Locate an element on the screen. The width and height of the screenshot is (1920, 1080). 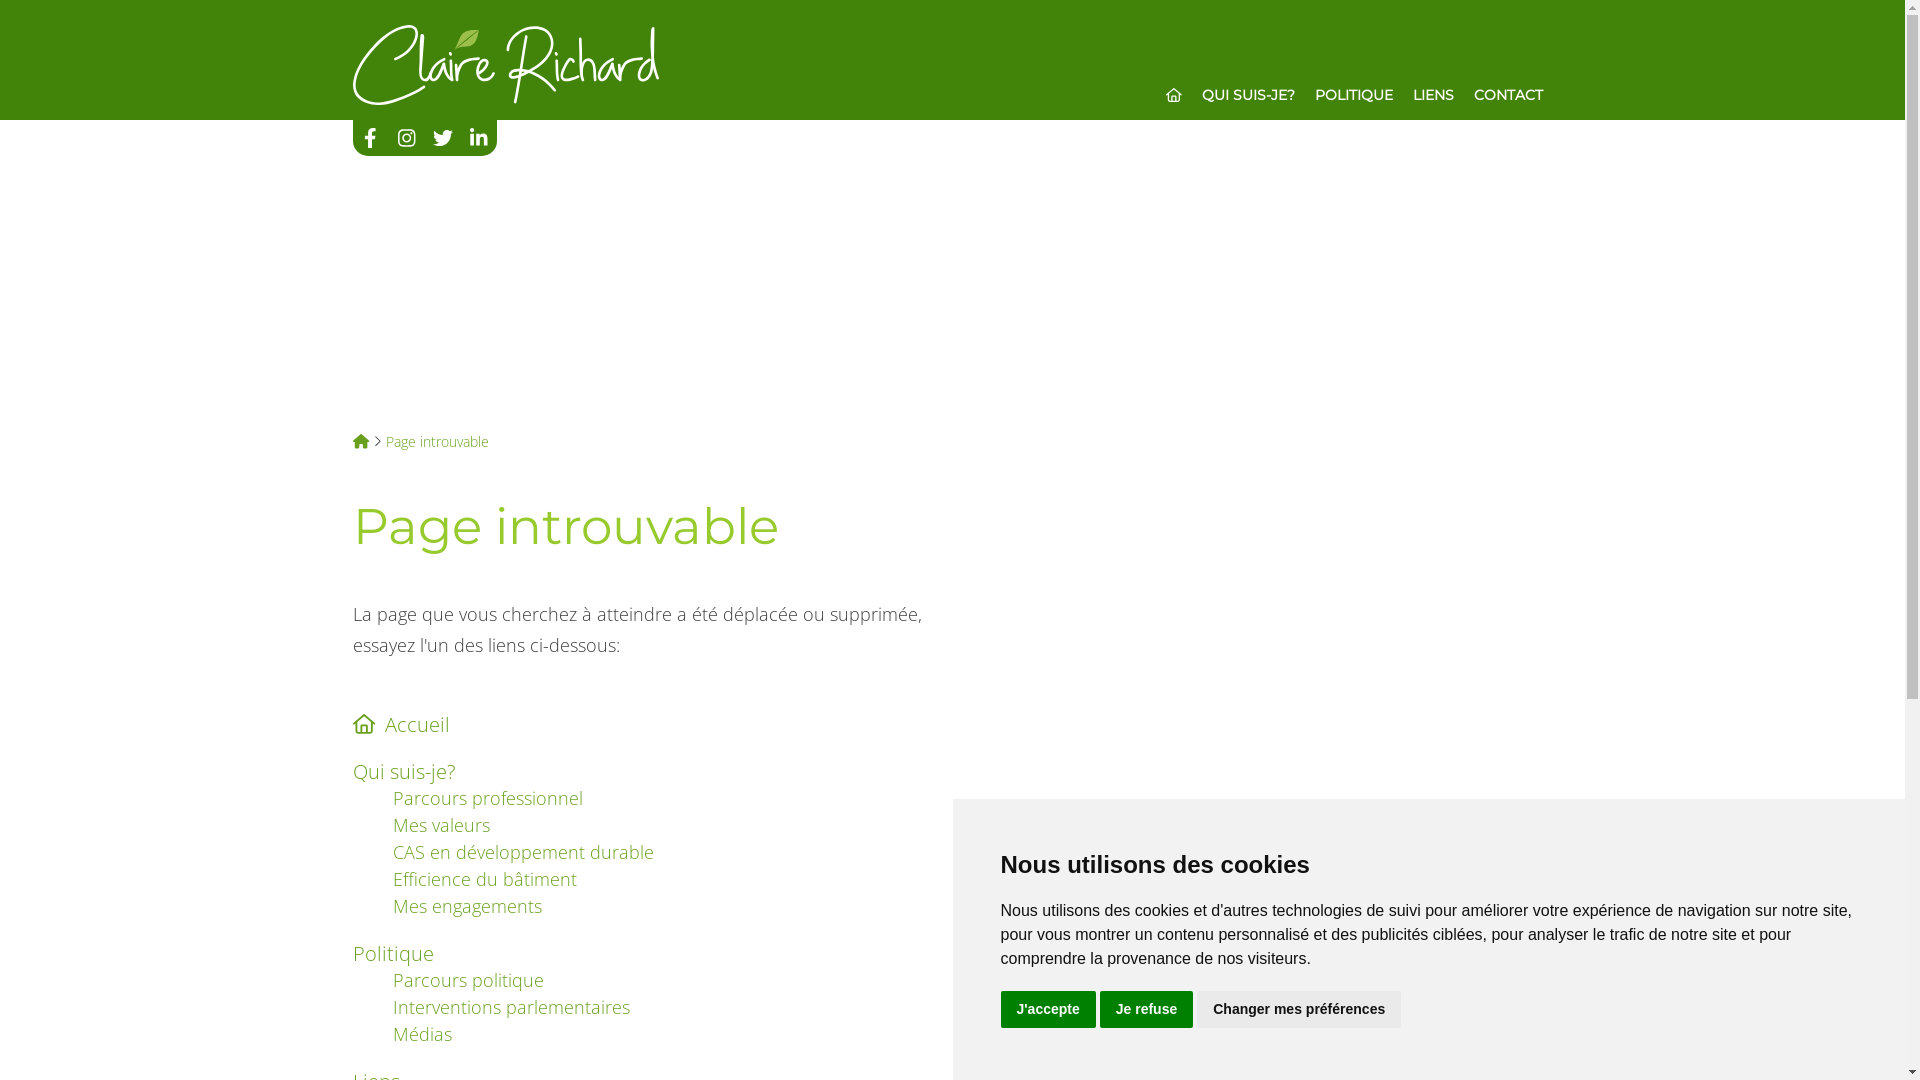
'LIENS' is located at coordinates (1431, 95).